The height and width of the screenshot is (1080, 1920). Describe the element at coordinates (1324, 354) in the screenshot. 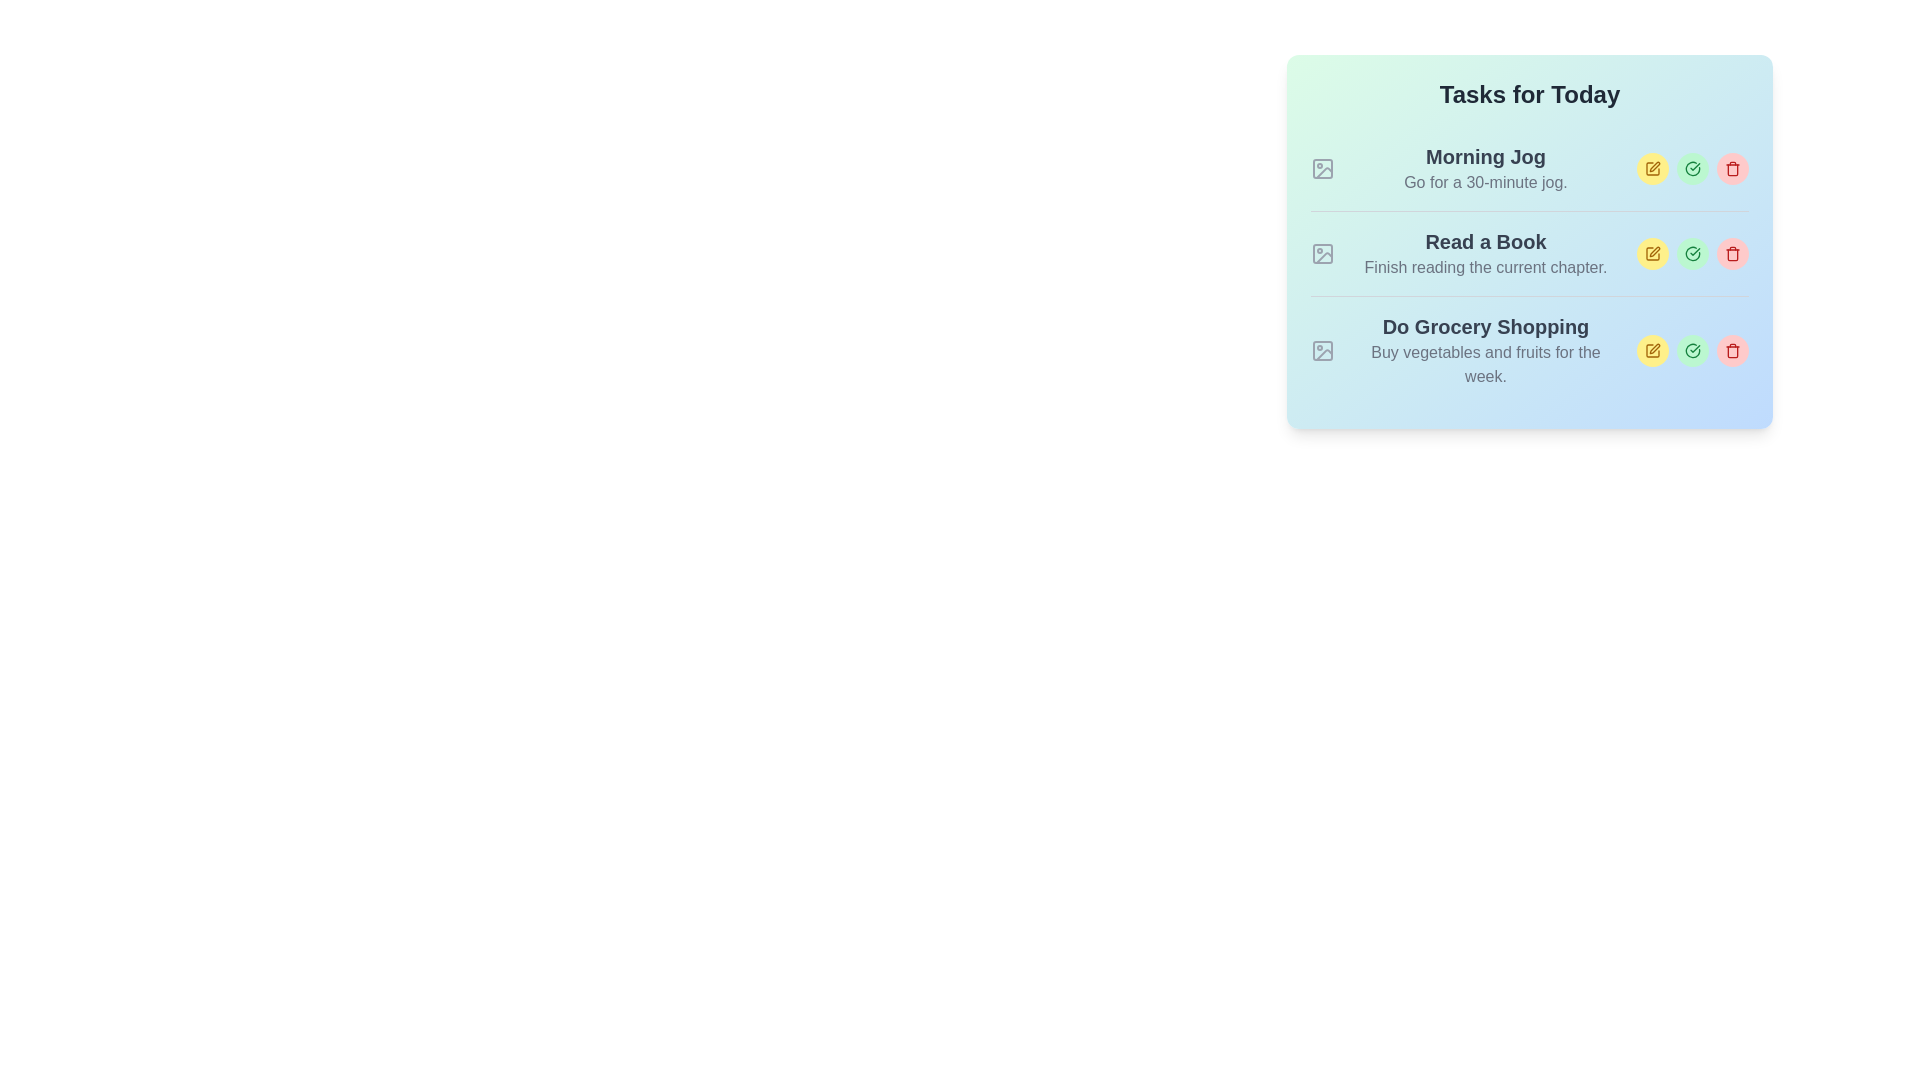

I see `the slanted line in the lower right section of the SVG icon representing the placeholder image for the task 'Do Grocery Shopping'` at that location.